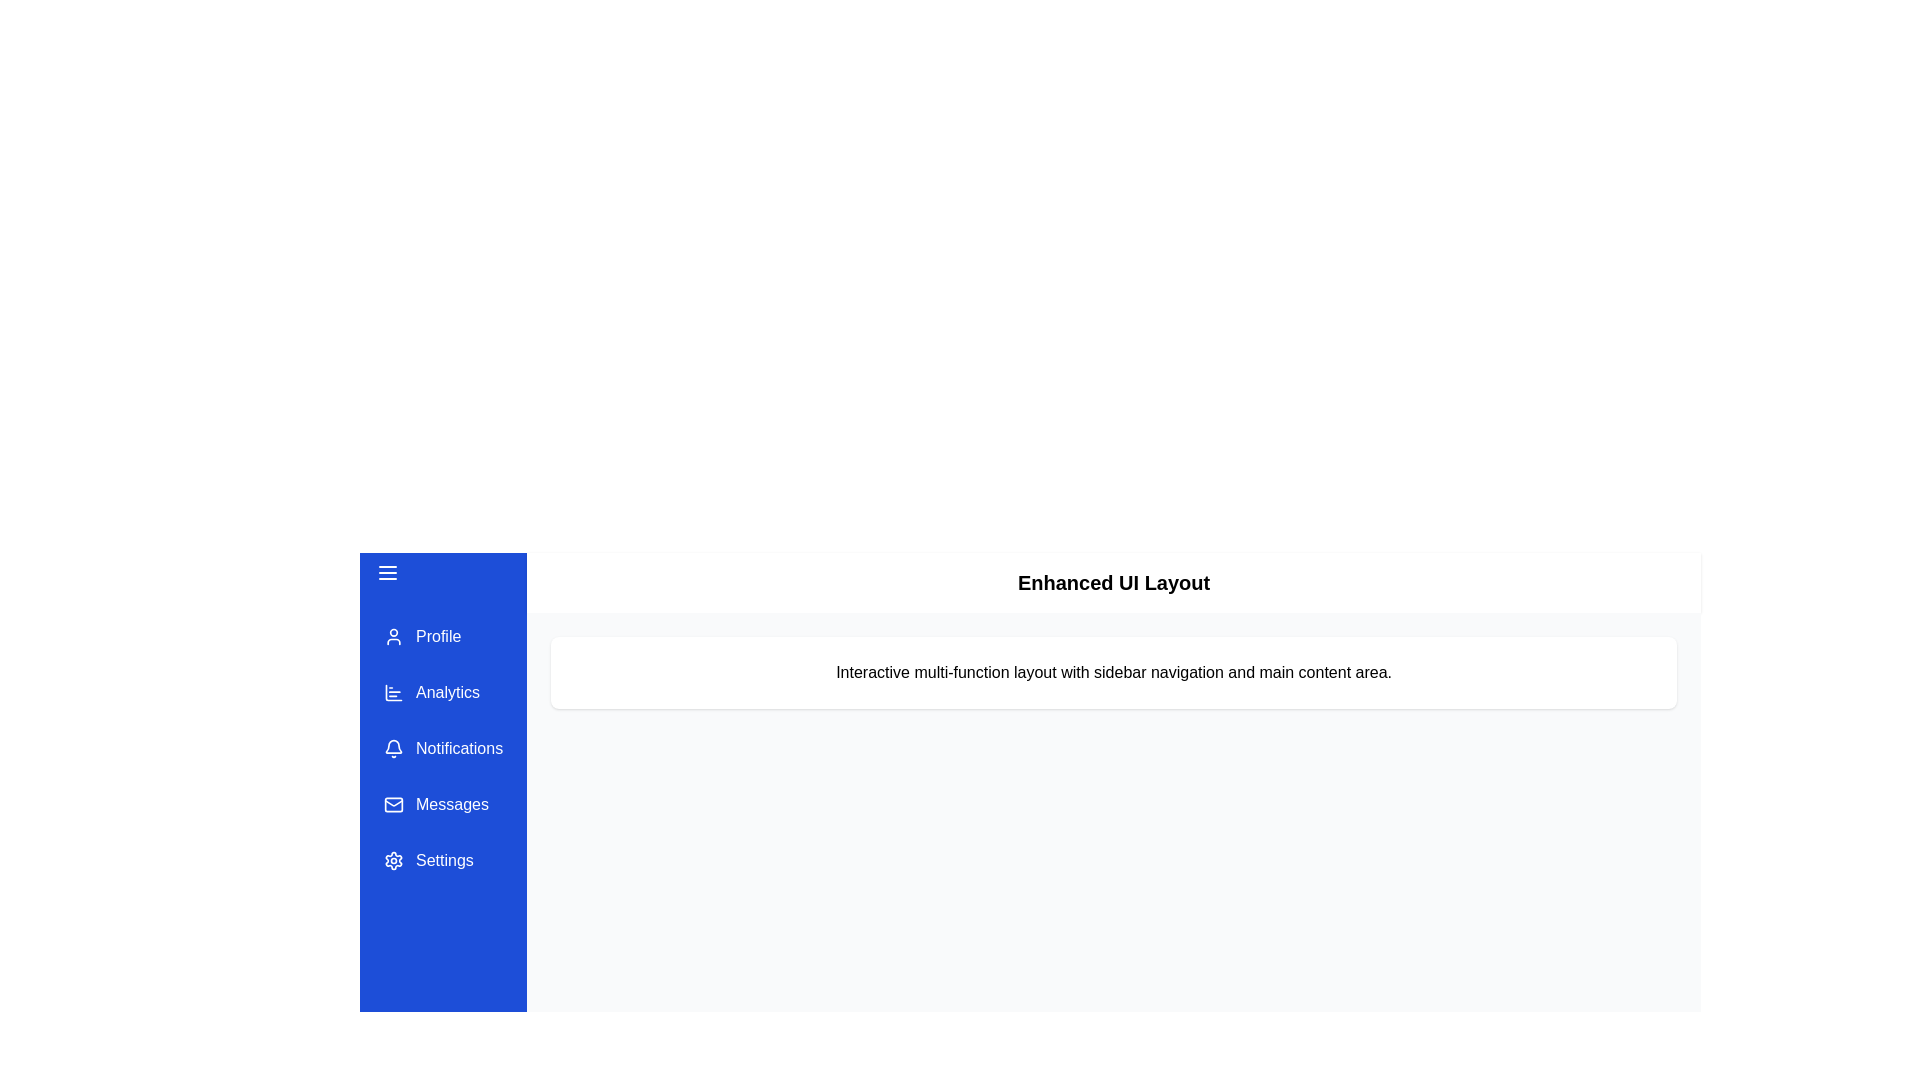 The width and height of the screenshot is (1920, 1080). I want to click on the user profile icon located in the left sidebar, preceding the 'Profile' text label, so click(393, 636).